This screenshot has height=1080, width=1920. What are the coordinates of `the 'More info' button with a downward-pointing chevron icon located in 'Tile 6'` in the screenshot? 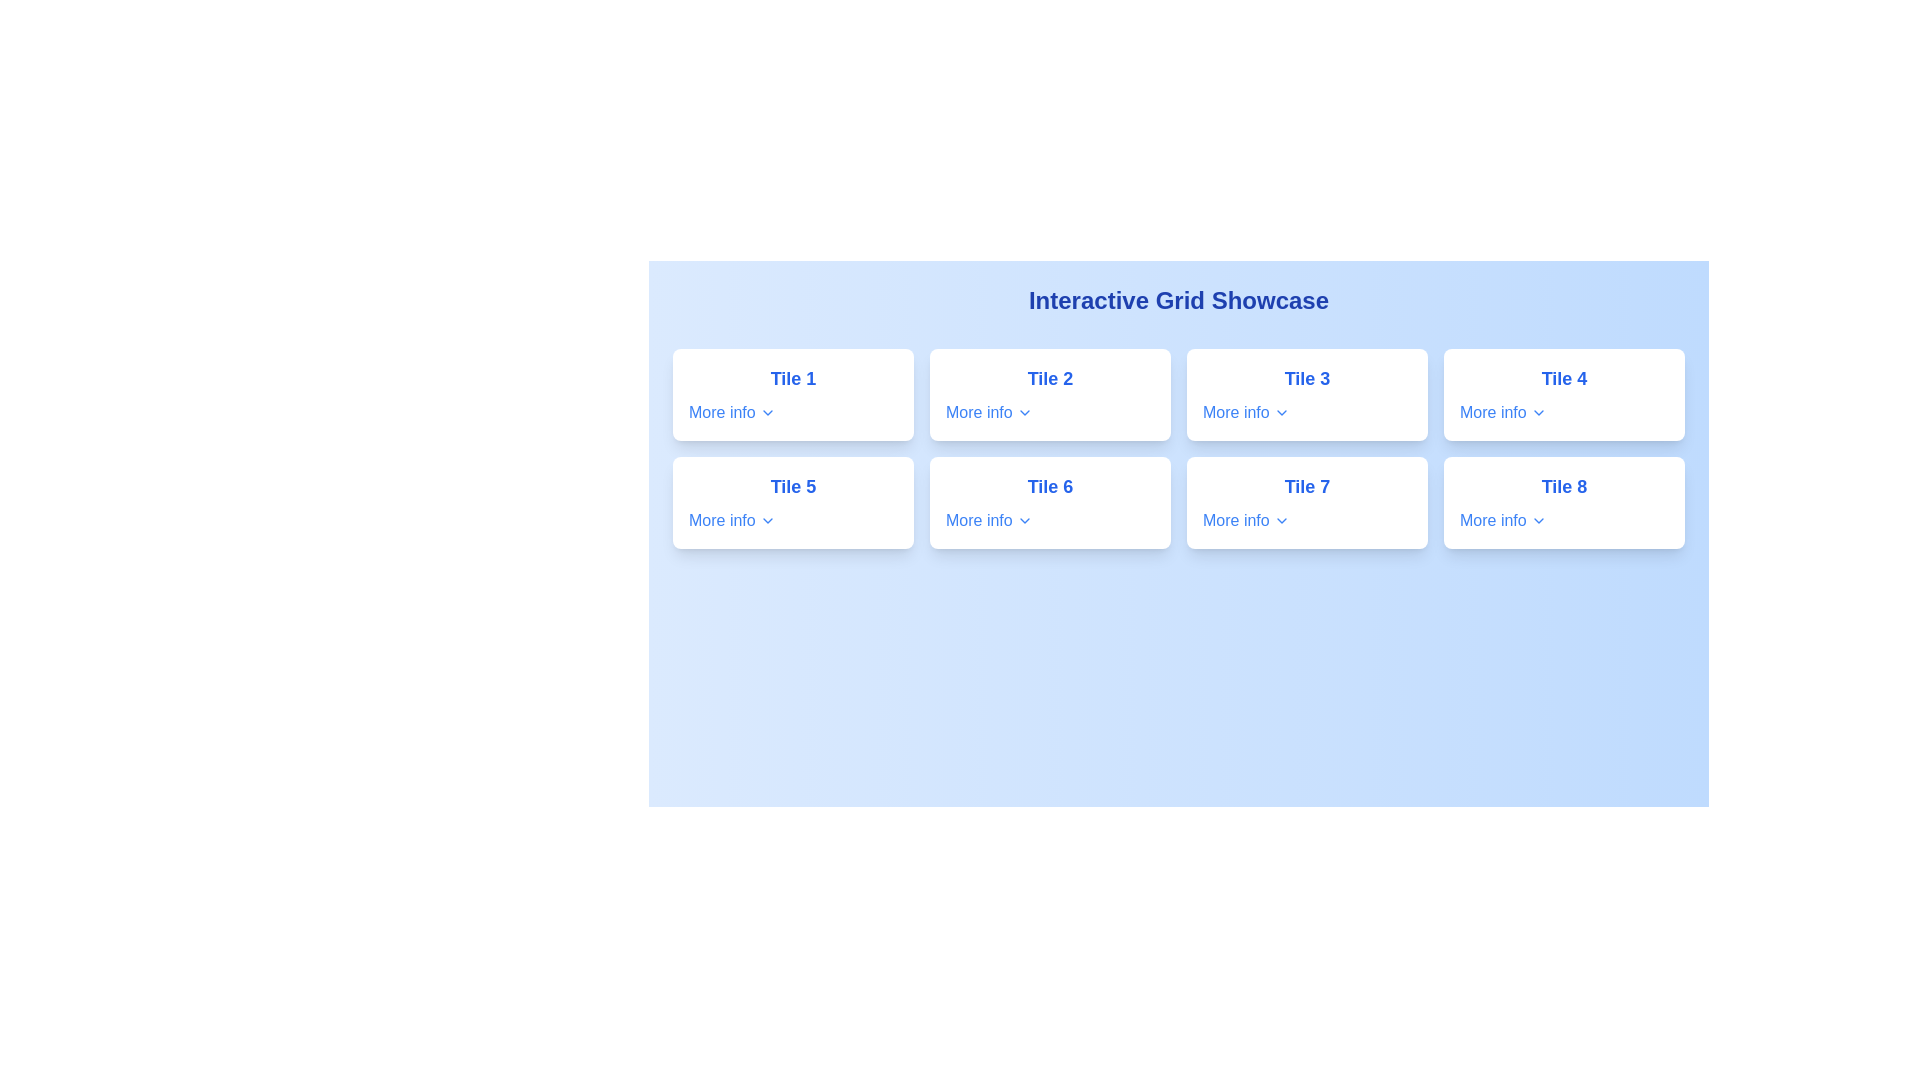 It's located at (989, 519).